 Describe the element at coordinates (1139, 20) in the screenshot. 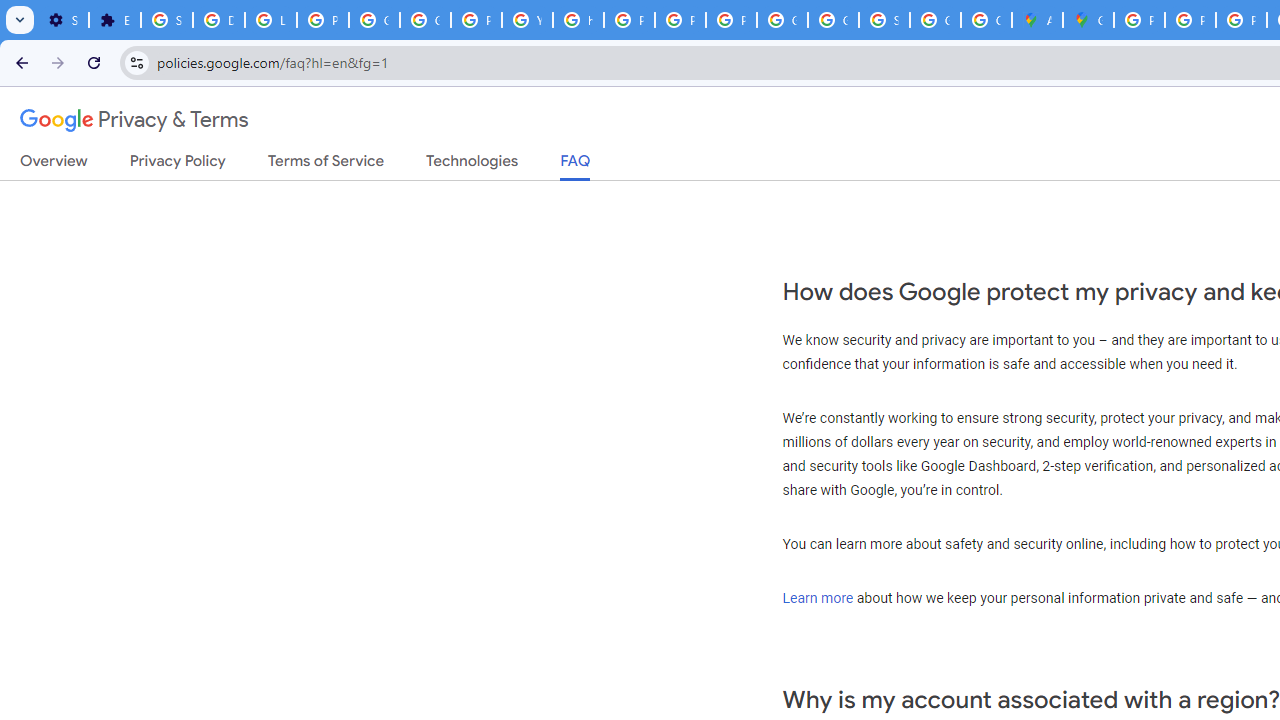

I see `'Policy Accountability and Transparency - Transparency Center'` at that location.